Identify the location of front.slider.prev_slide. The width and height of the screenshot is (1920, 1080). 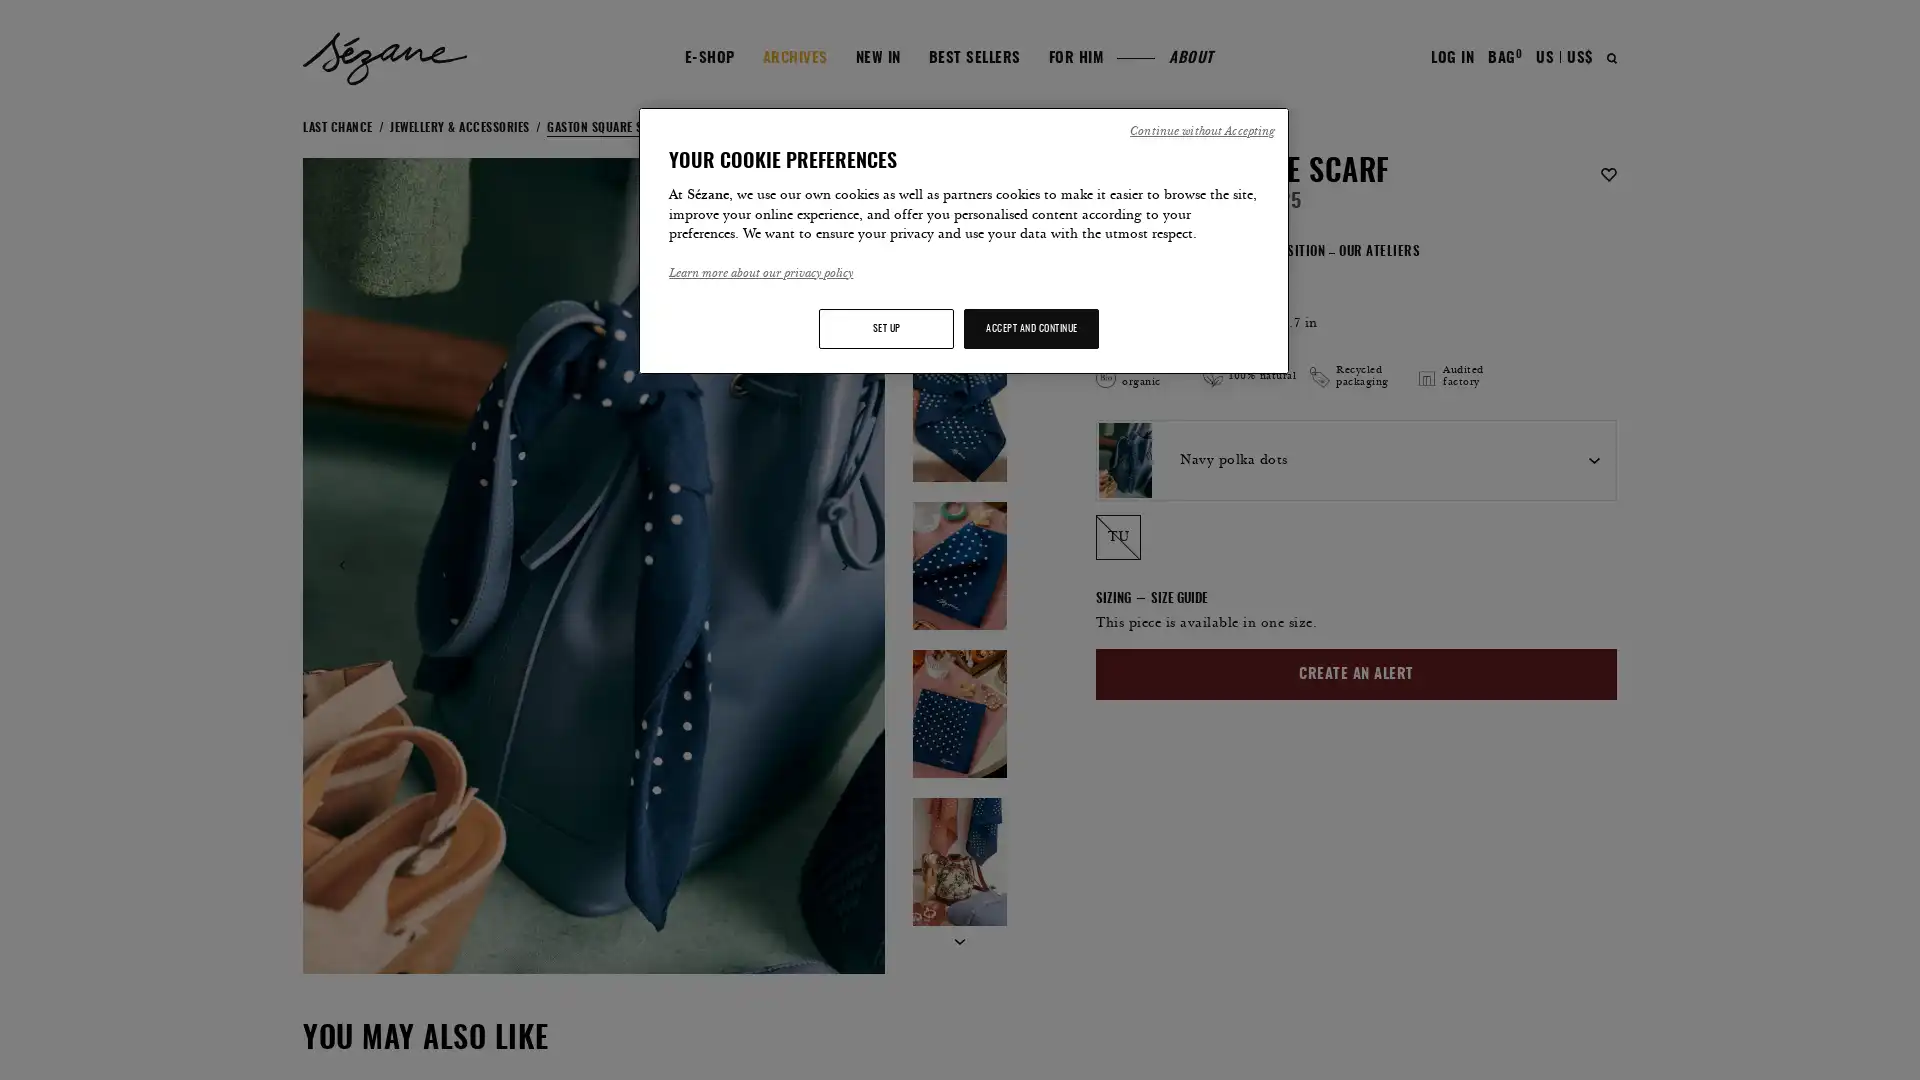
(342, 565).